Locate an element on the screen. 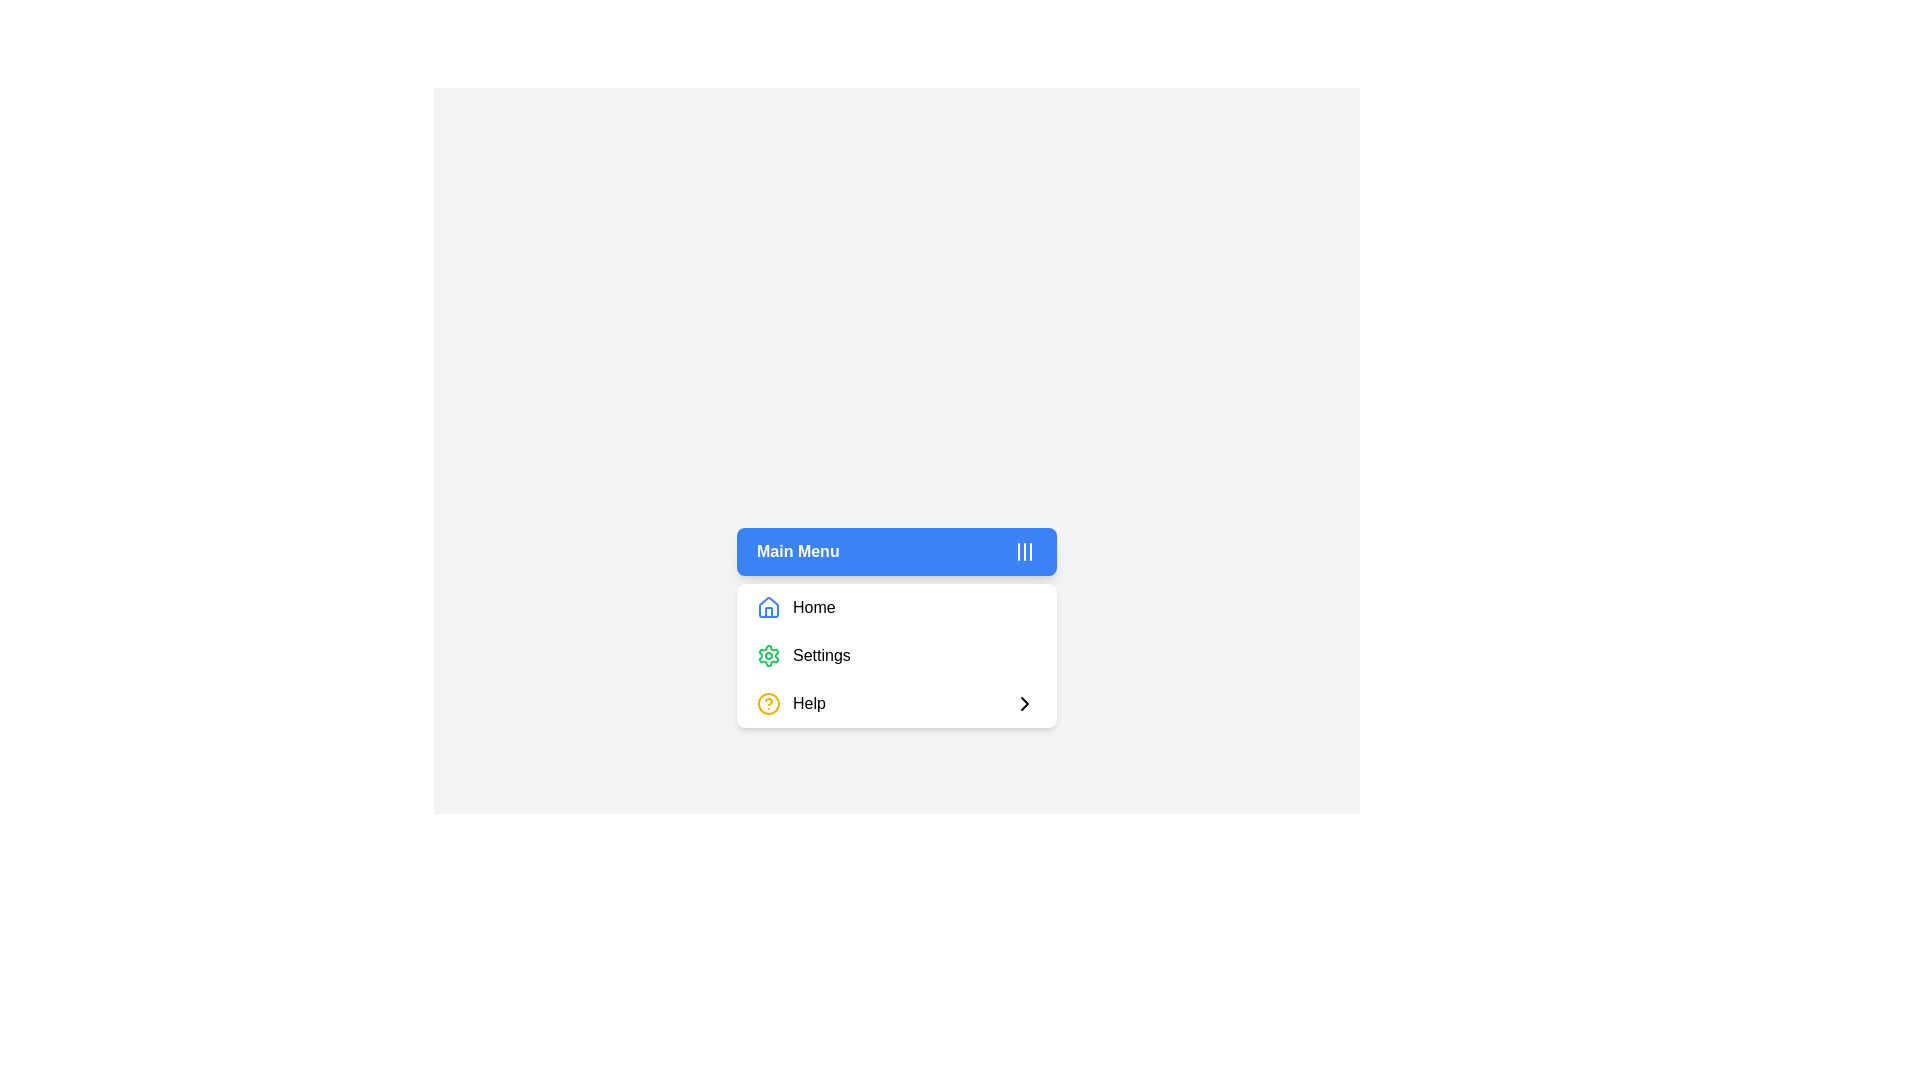  the circular yellow help icon located next to the 'Help' label in the lower part of the menu is located at coordinates (767, 703).